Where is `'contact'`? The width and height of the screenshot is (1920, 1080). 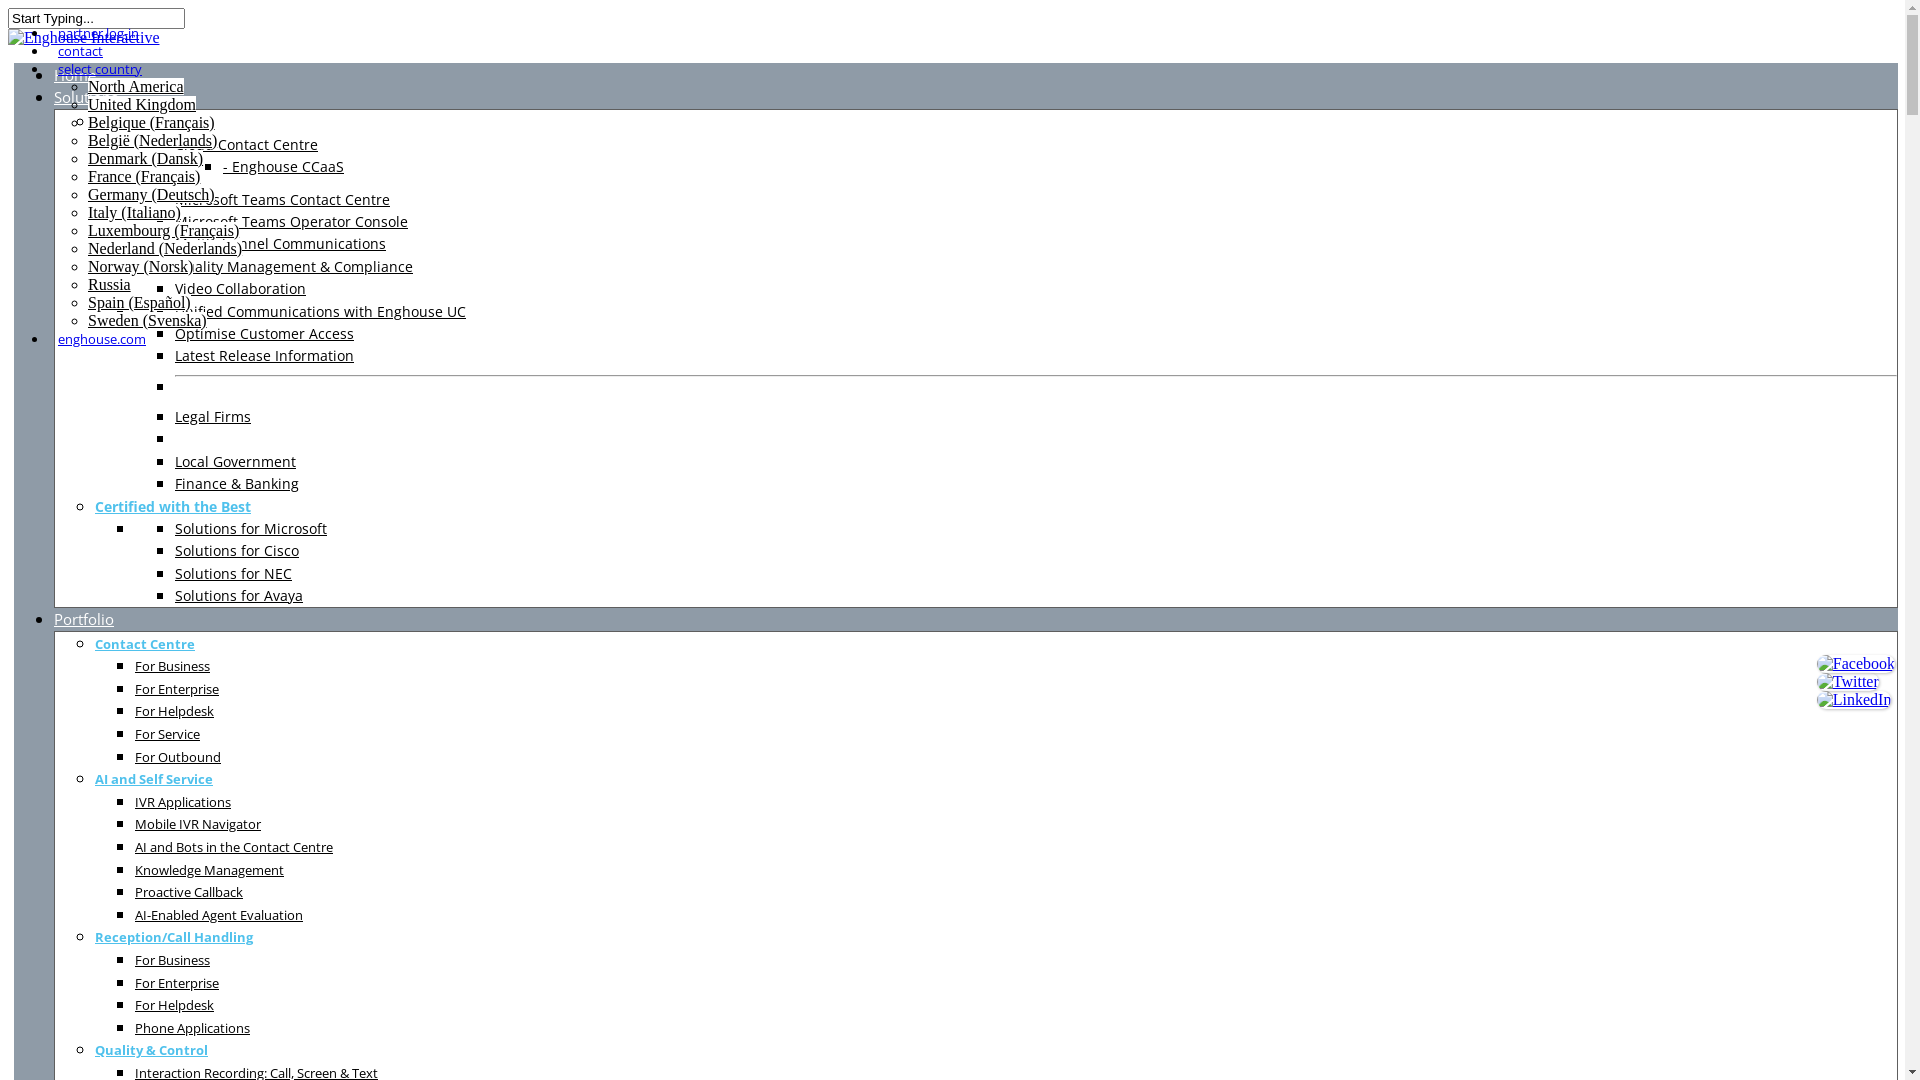 'contact' is located at coordinates (80, 49).